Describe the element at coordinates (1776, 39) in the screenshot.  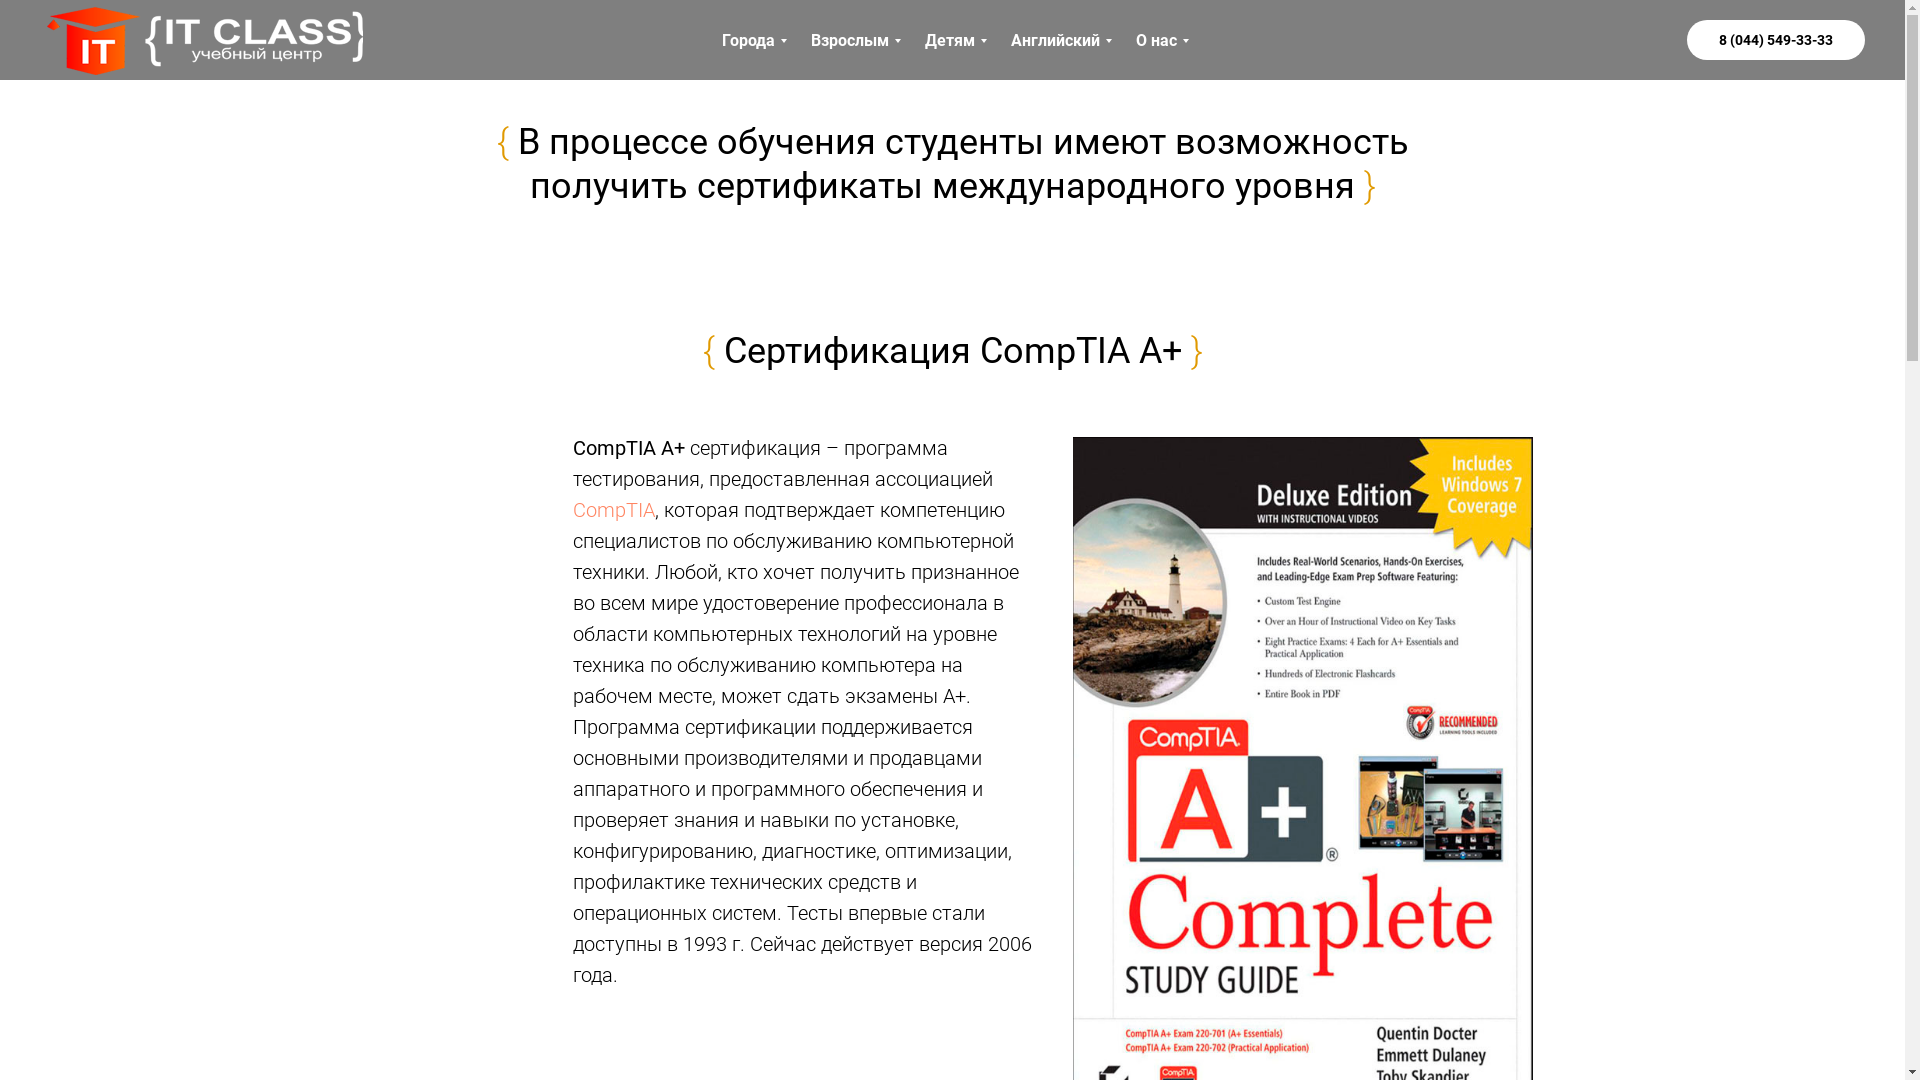
I see `'8 (044) 549-33-33'` at that location.